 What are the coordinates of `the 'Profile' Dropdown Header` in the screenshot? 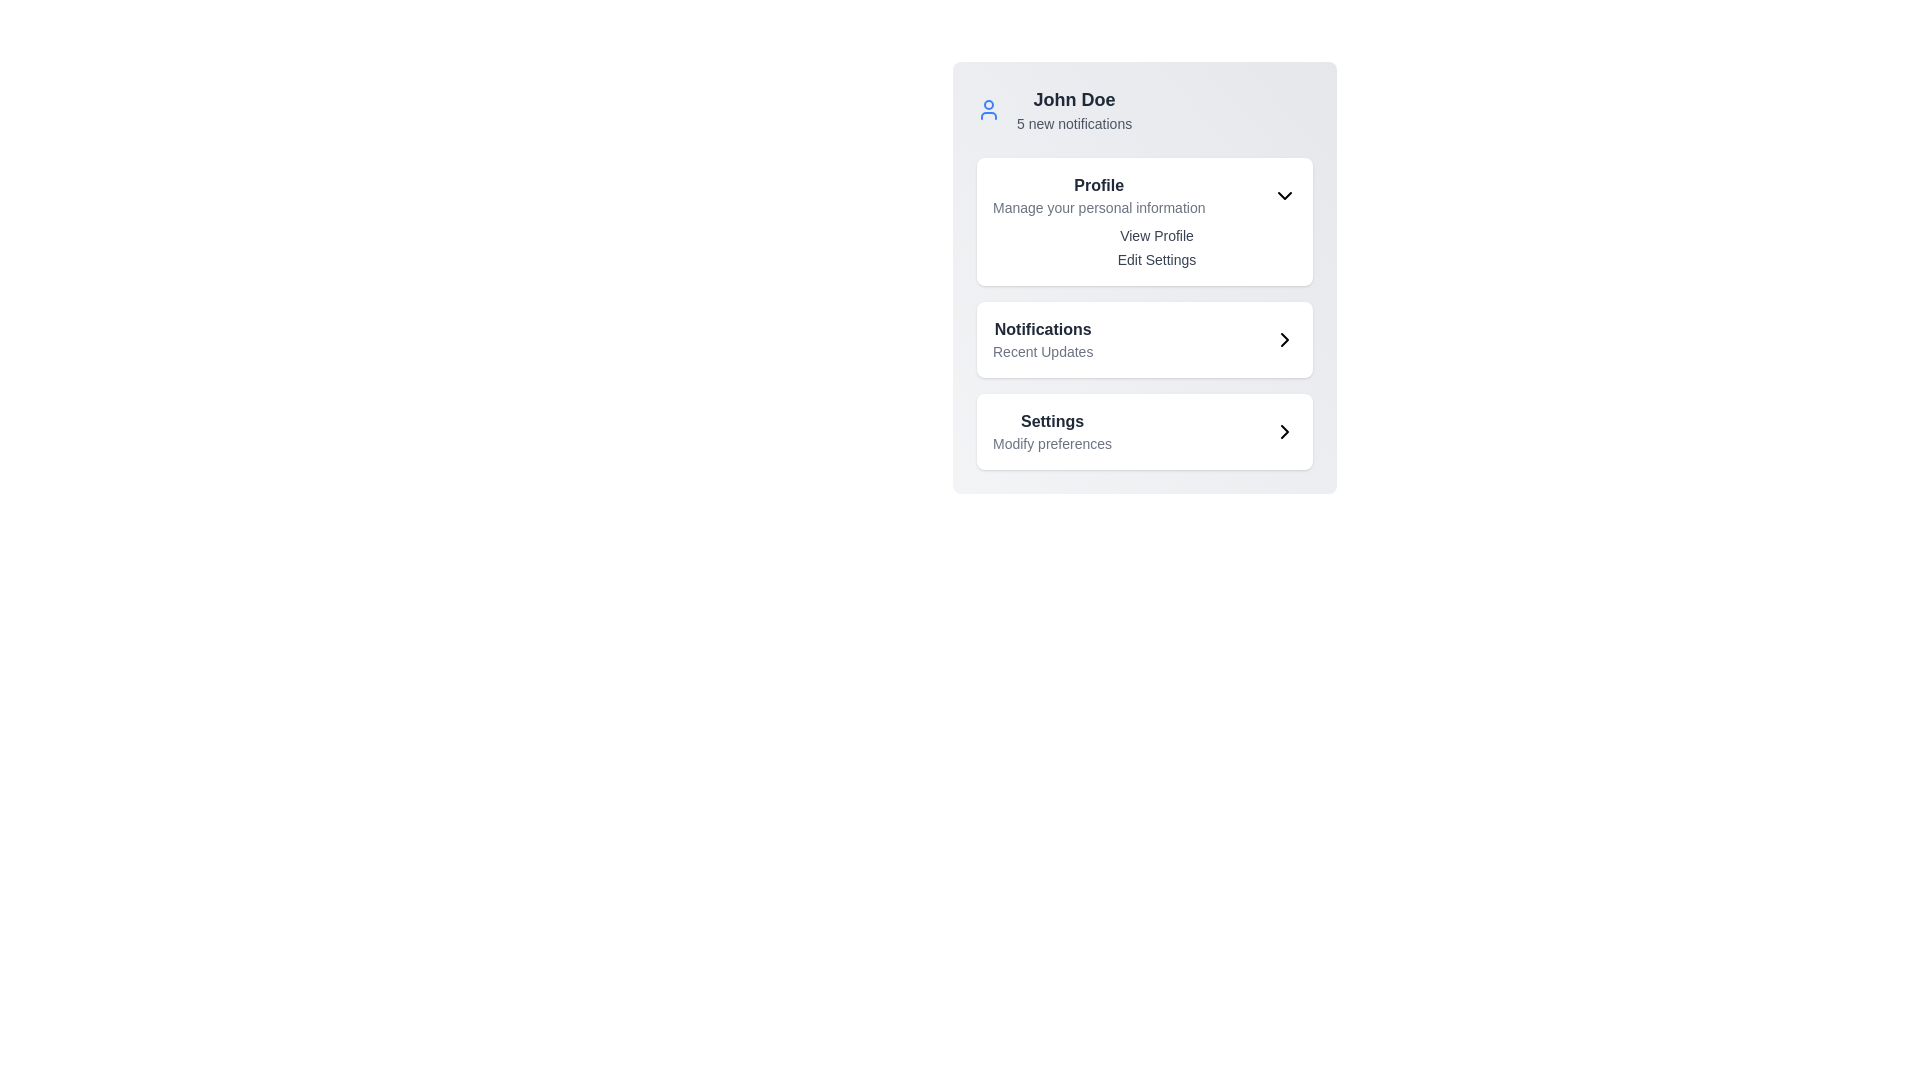 It's located at (1145, 196).